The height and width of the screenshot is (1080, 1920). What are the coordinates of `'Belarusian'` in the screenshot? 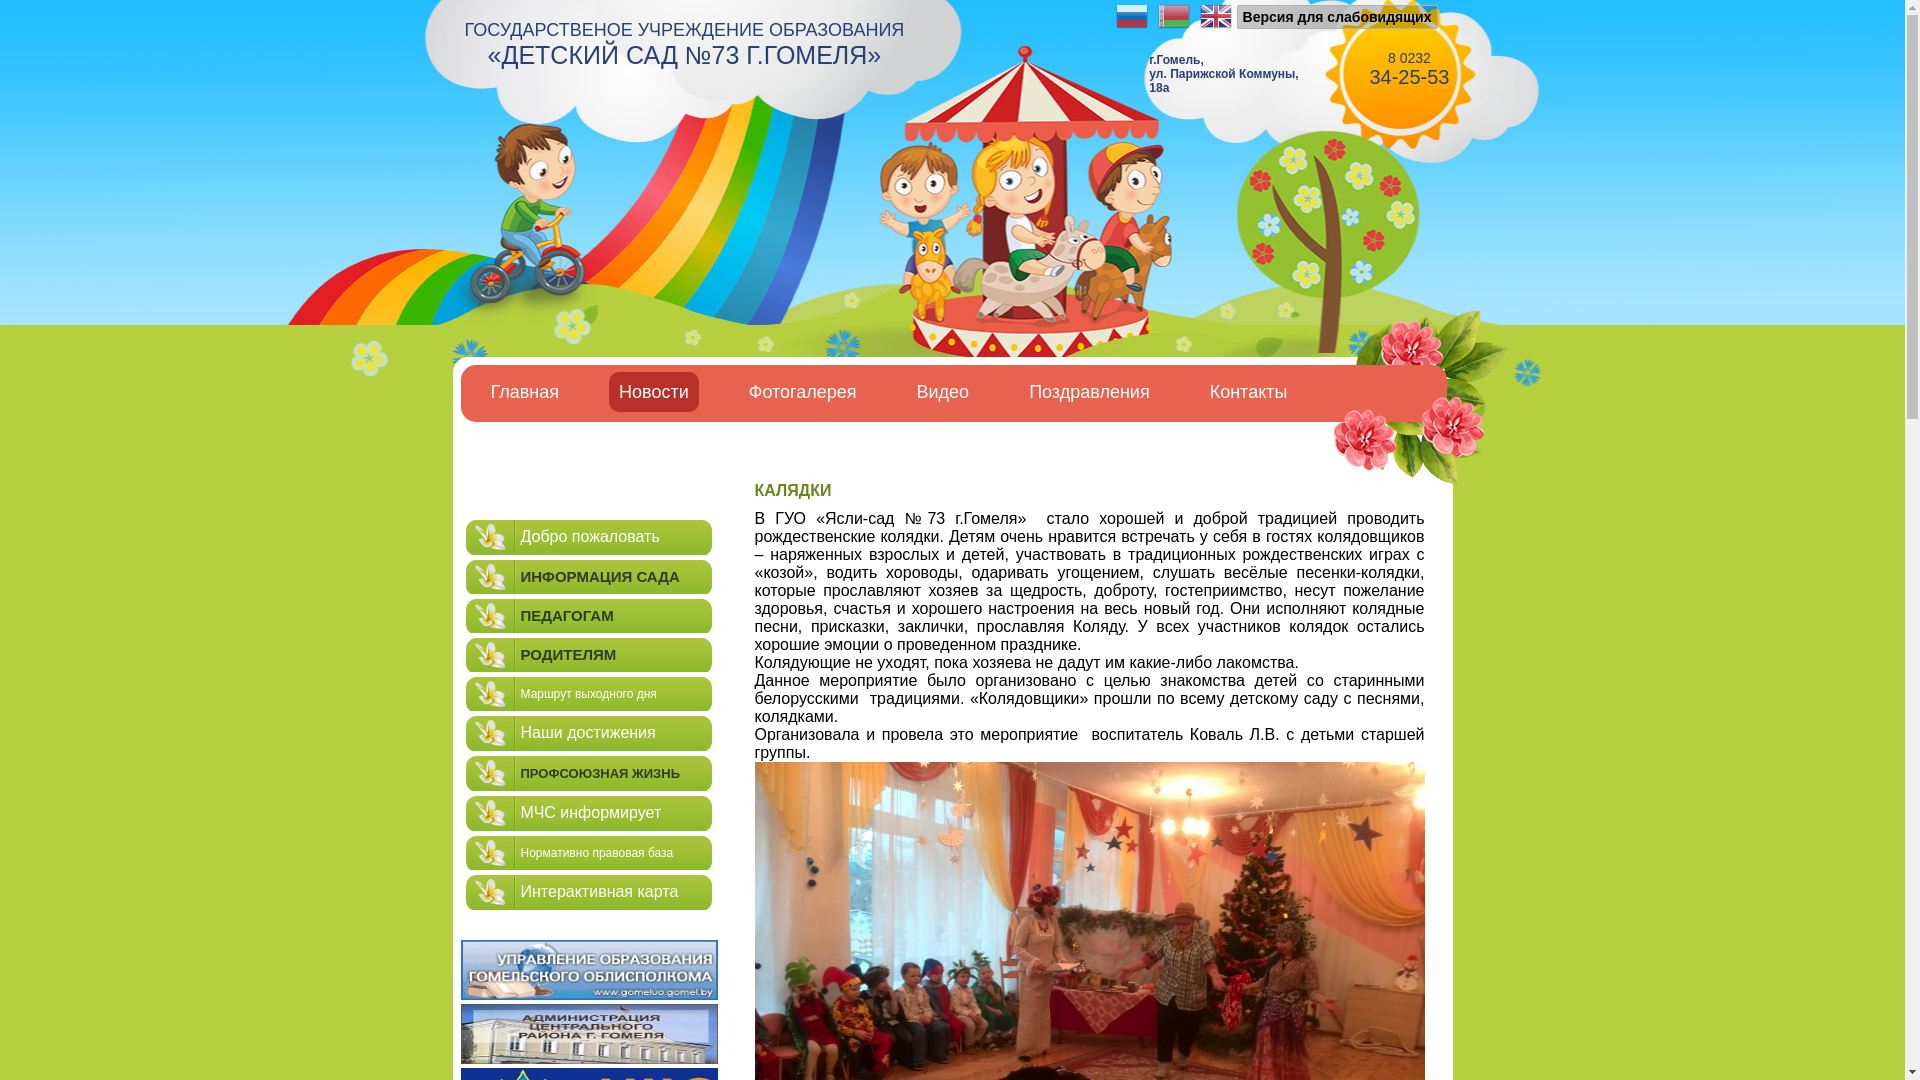 It's located at (1152, 15).